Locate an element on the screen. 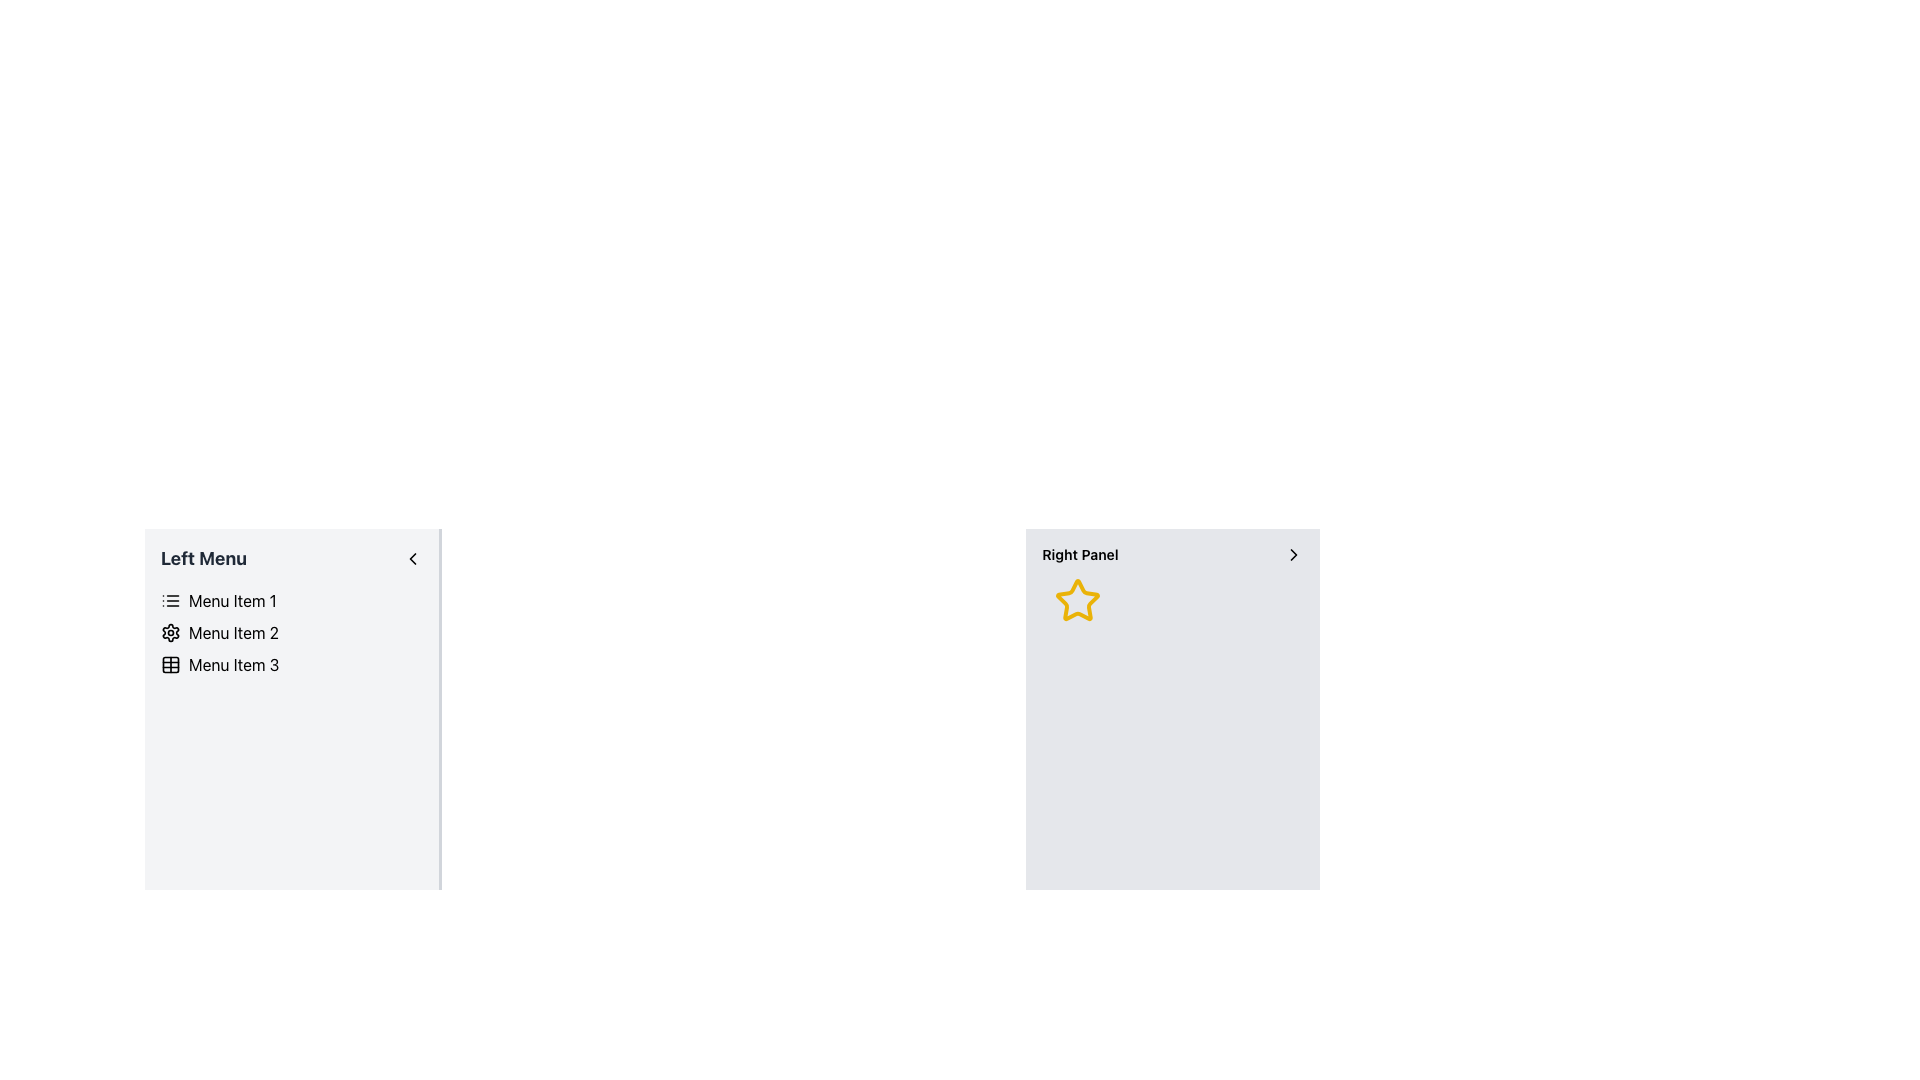 This screenshot has width=1920, height=1080. the first menu item in the vertical list, labeled 'Menu Item 1', which is located below the 'Left Menu' heading is located at coordinates (290, 600).